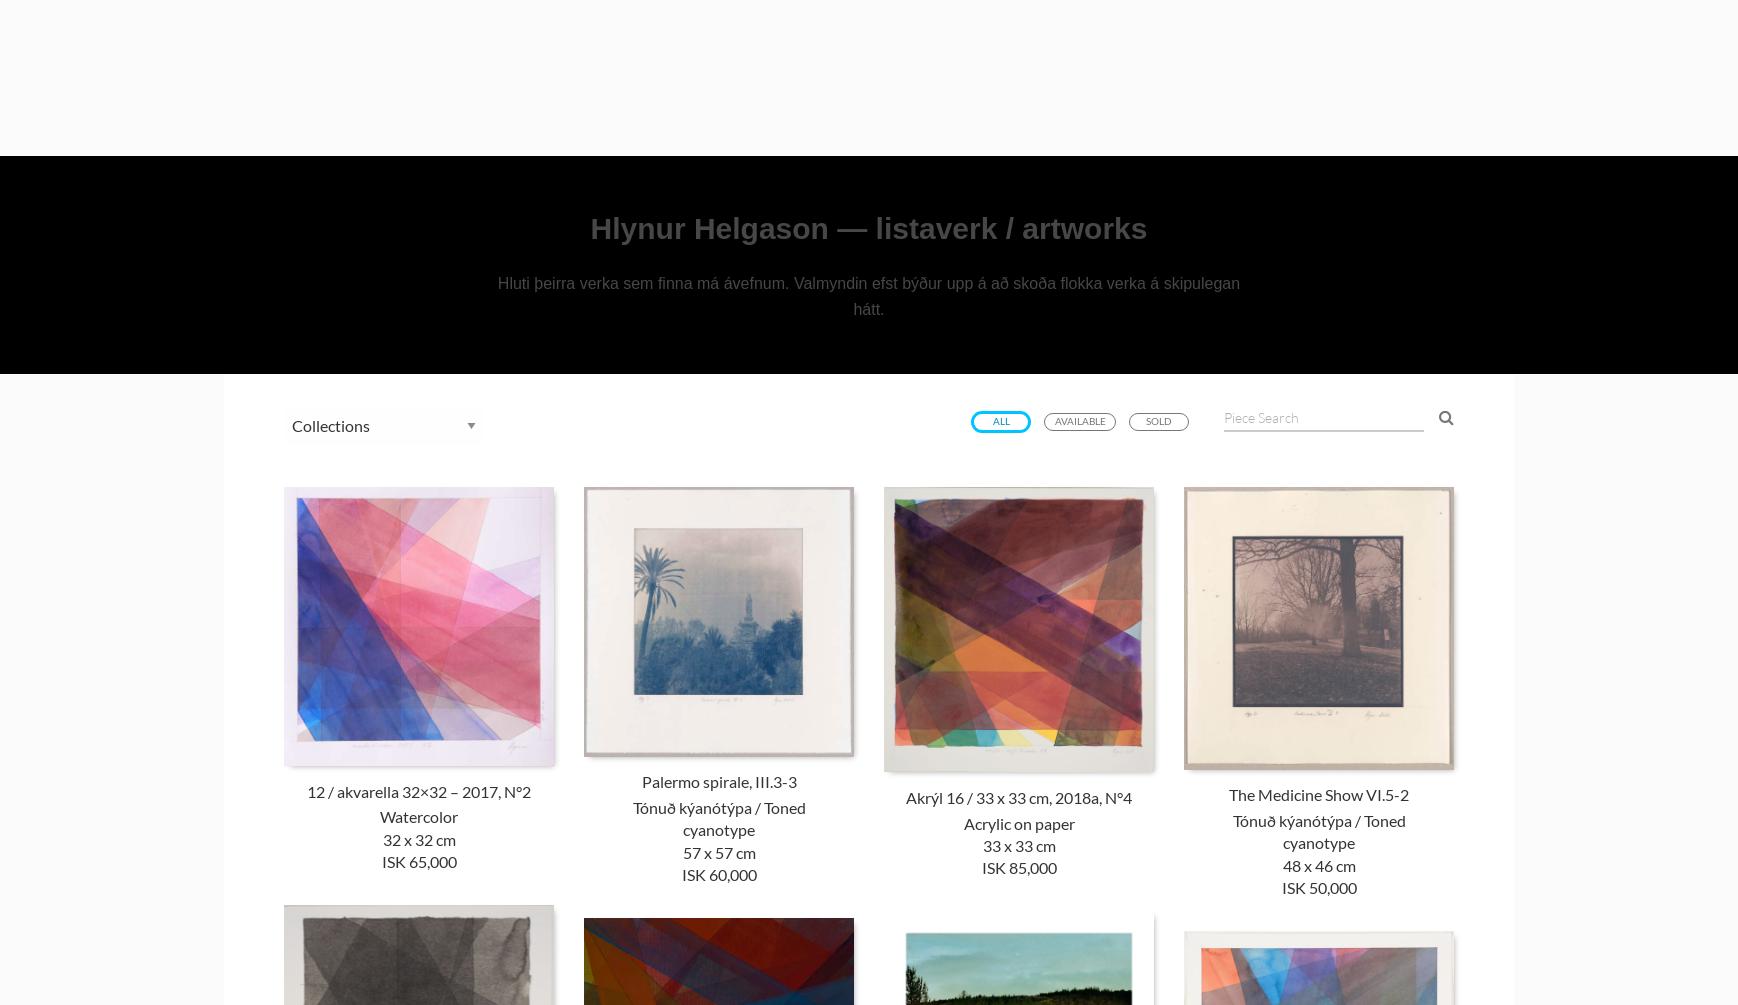  What do you see at coordinates (1414, 103) in the screenshot?
I see `'Œuvre'` at bounding box center [1414, 103].